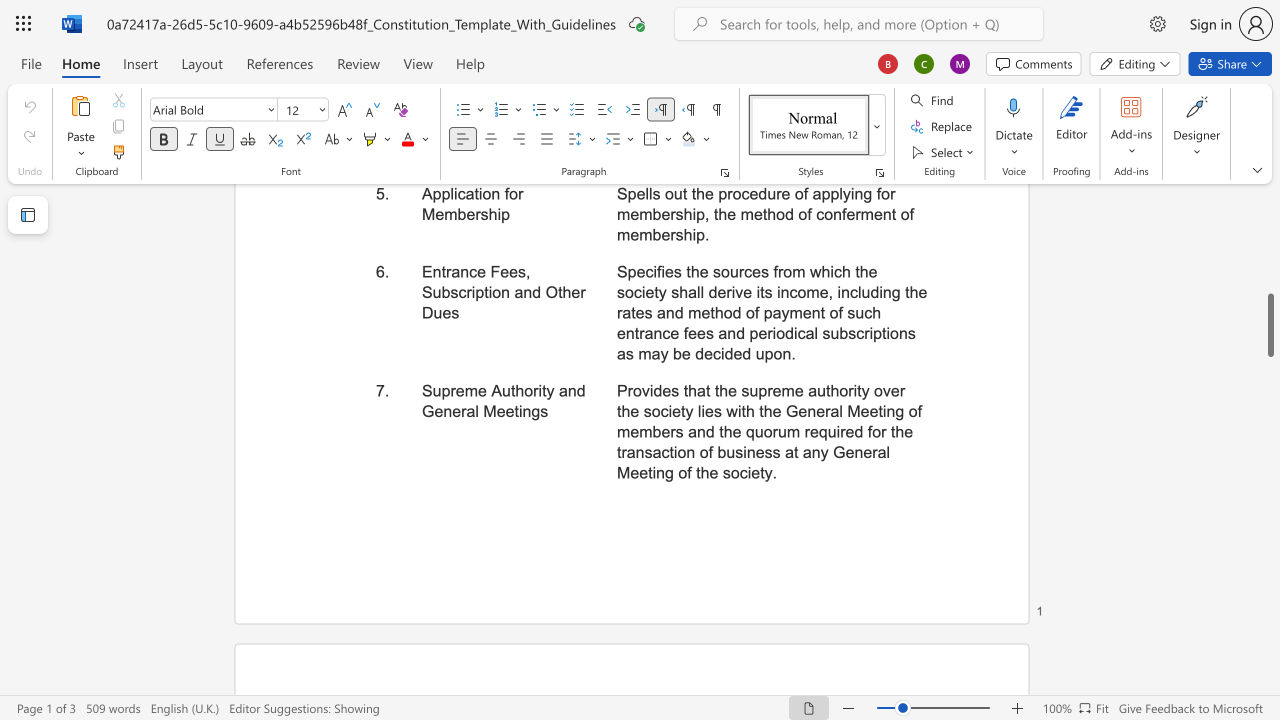  I want to click on the page's right scrollbar for upward movement, so click(1269, 248).